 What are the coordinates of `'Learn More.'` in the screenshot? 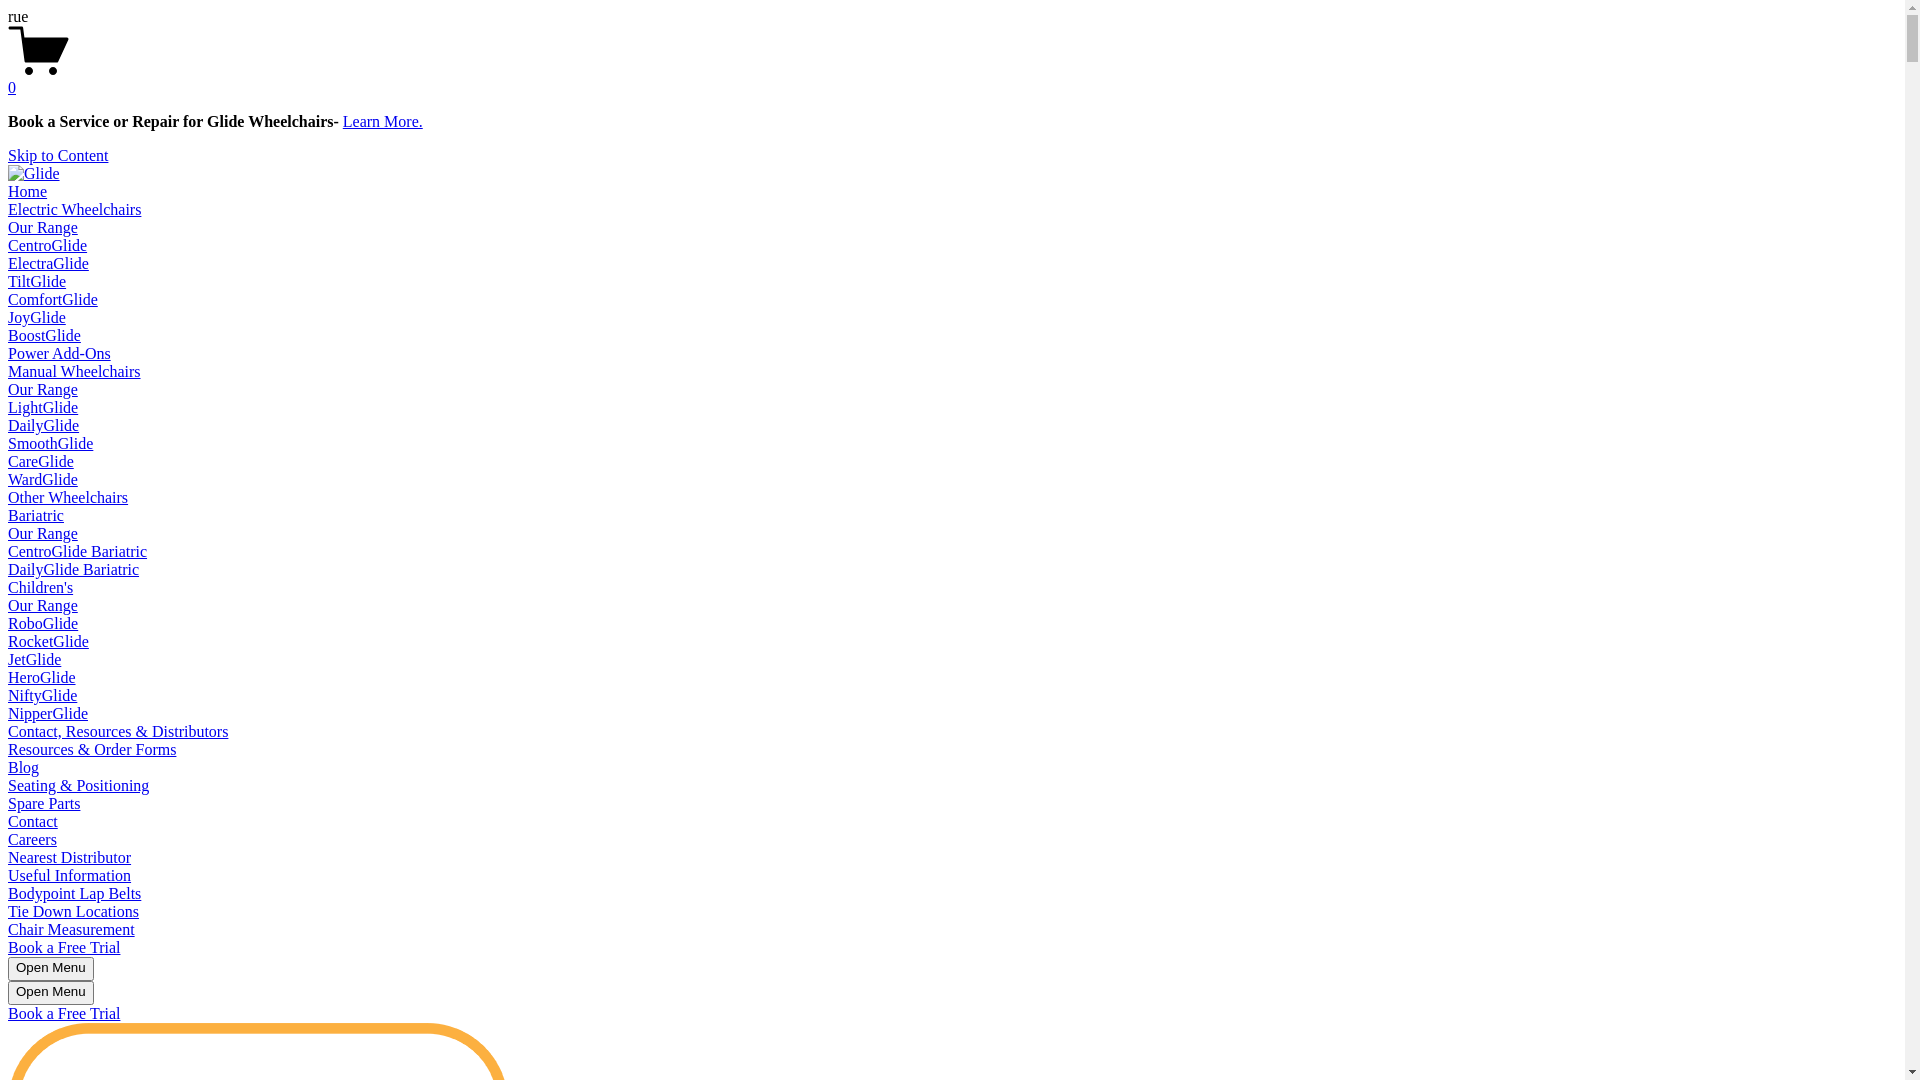 It's located at (383, 121).